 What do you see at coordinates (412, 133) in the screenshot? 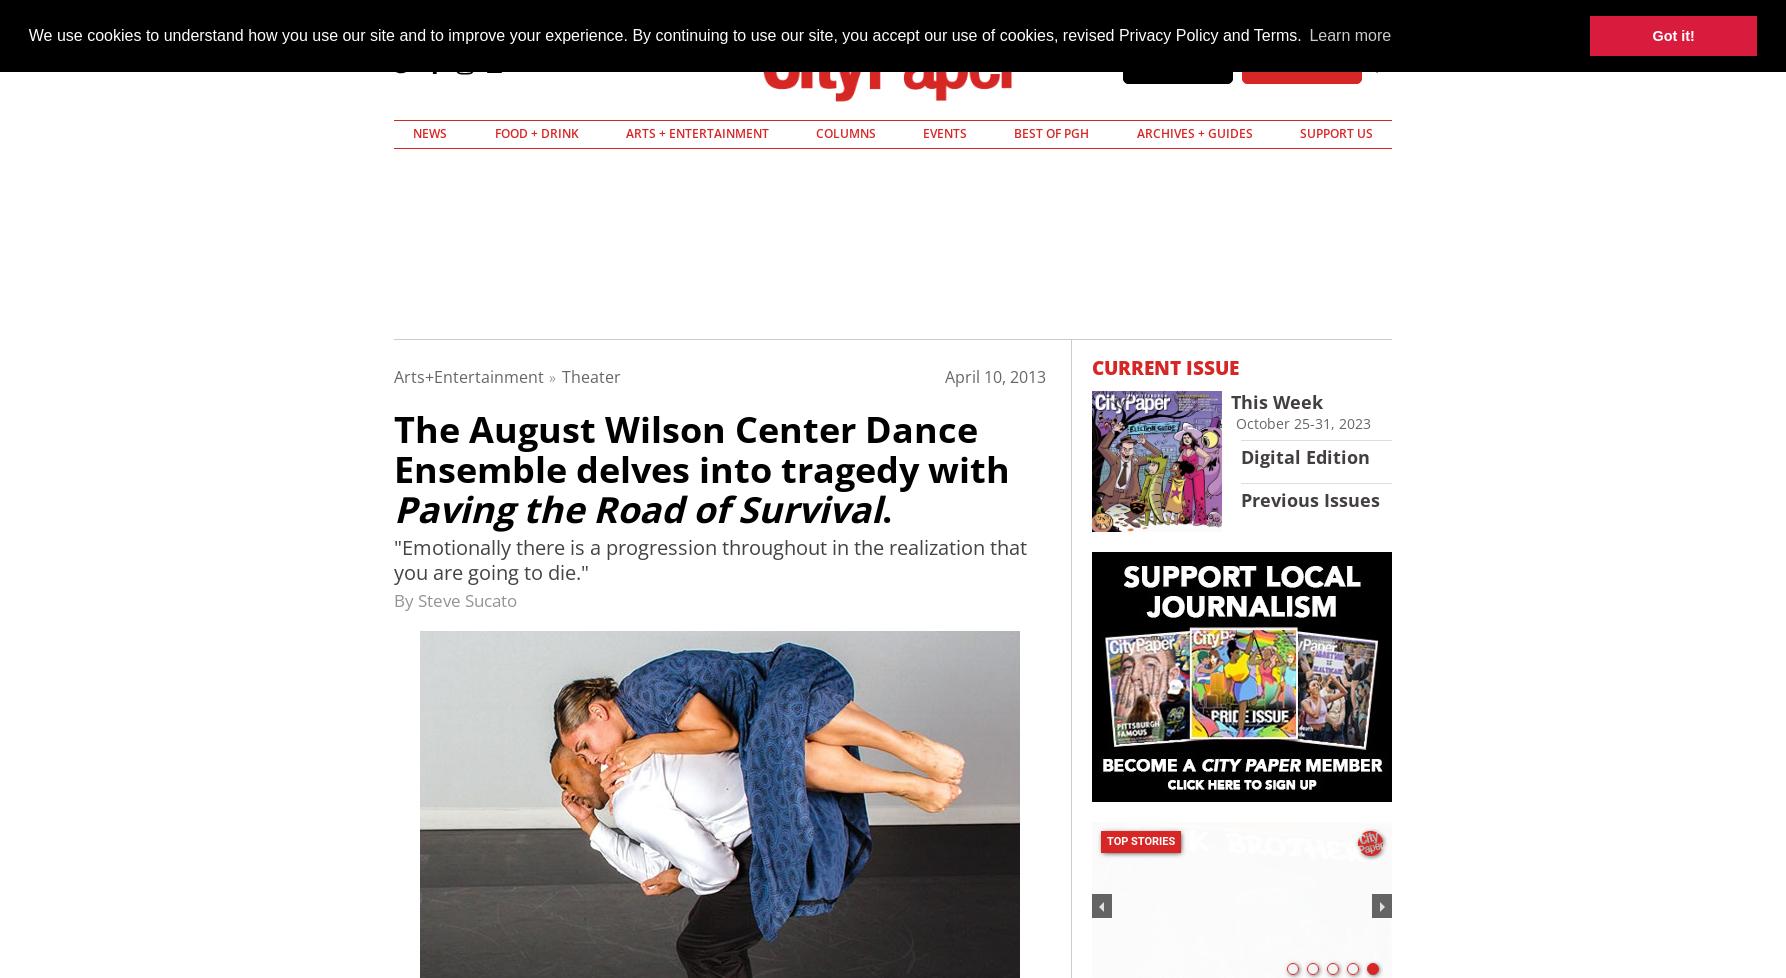
I see `'News'` at bounding box center [412, 133].